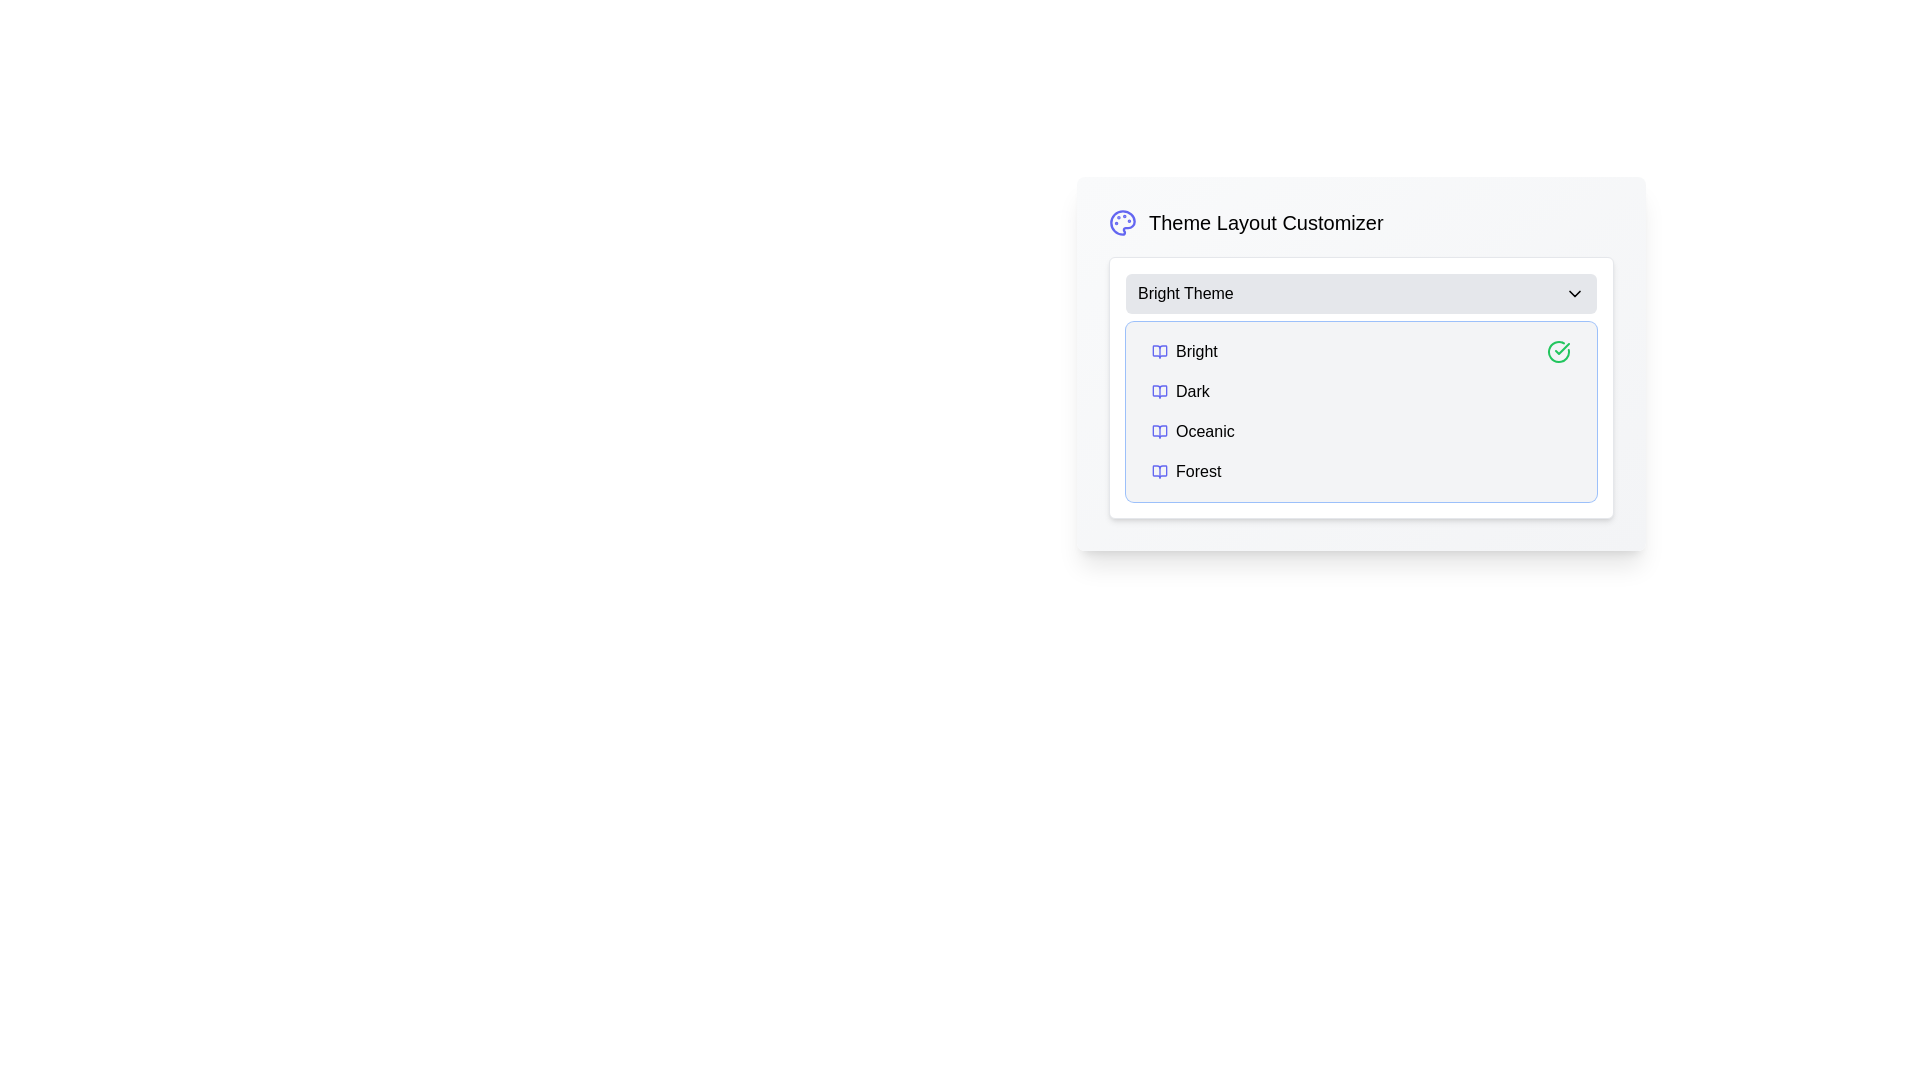  What do you see at coordinates (1196, 350) in the screenshot?
I see `the 'Bright' text label in the dropdown menu` at bounding box center [1196, 350].